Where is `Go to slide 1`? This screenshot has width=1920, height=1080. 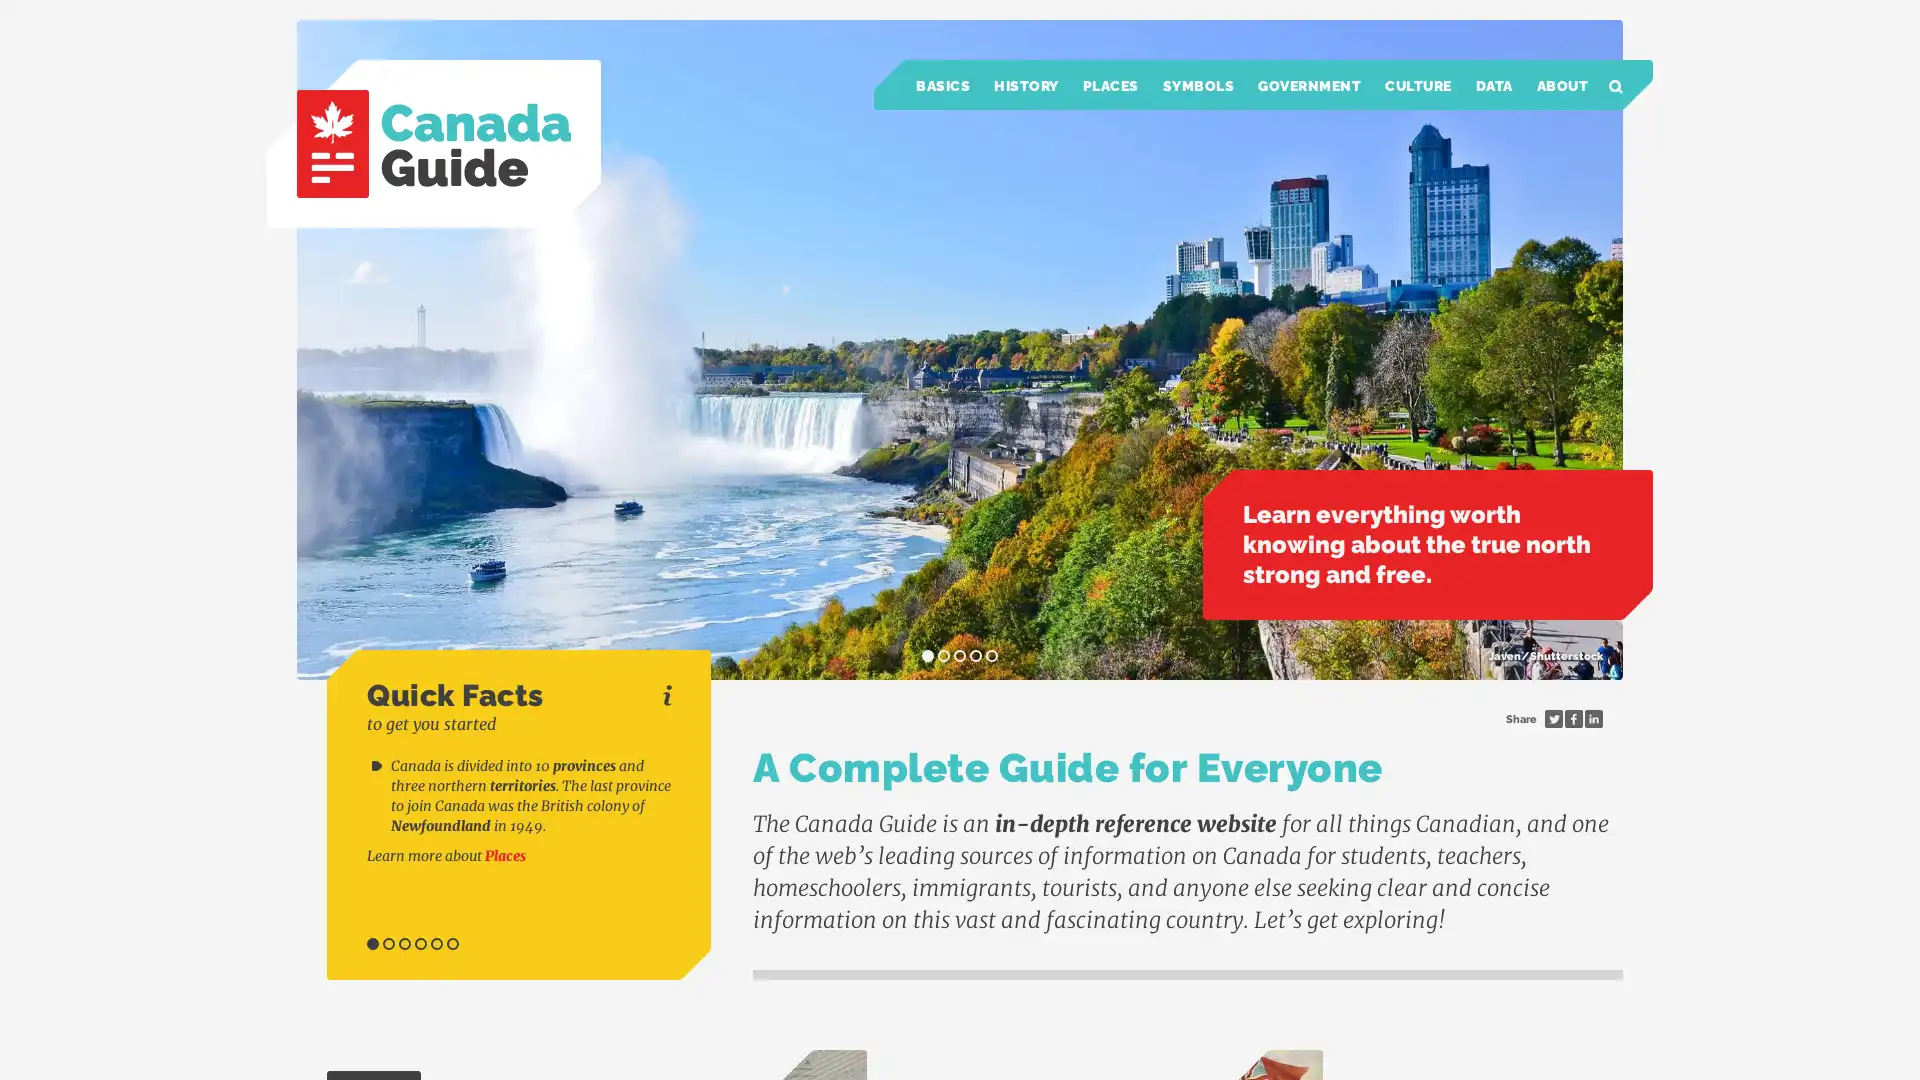
Go to slide 1 is located at coordinates (373, 944).